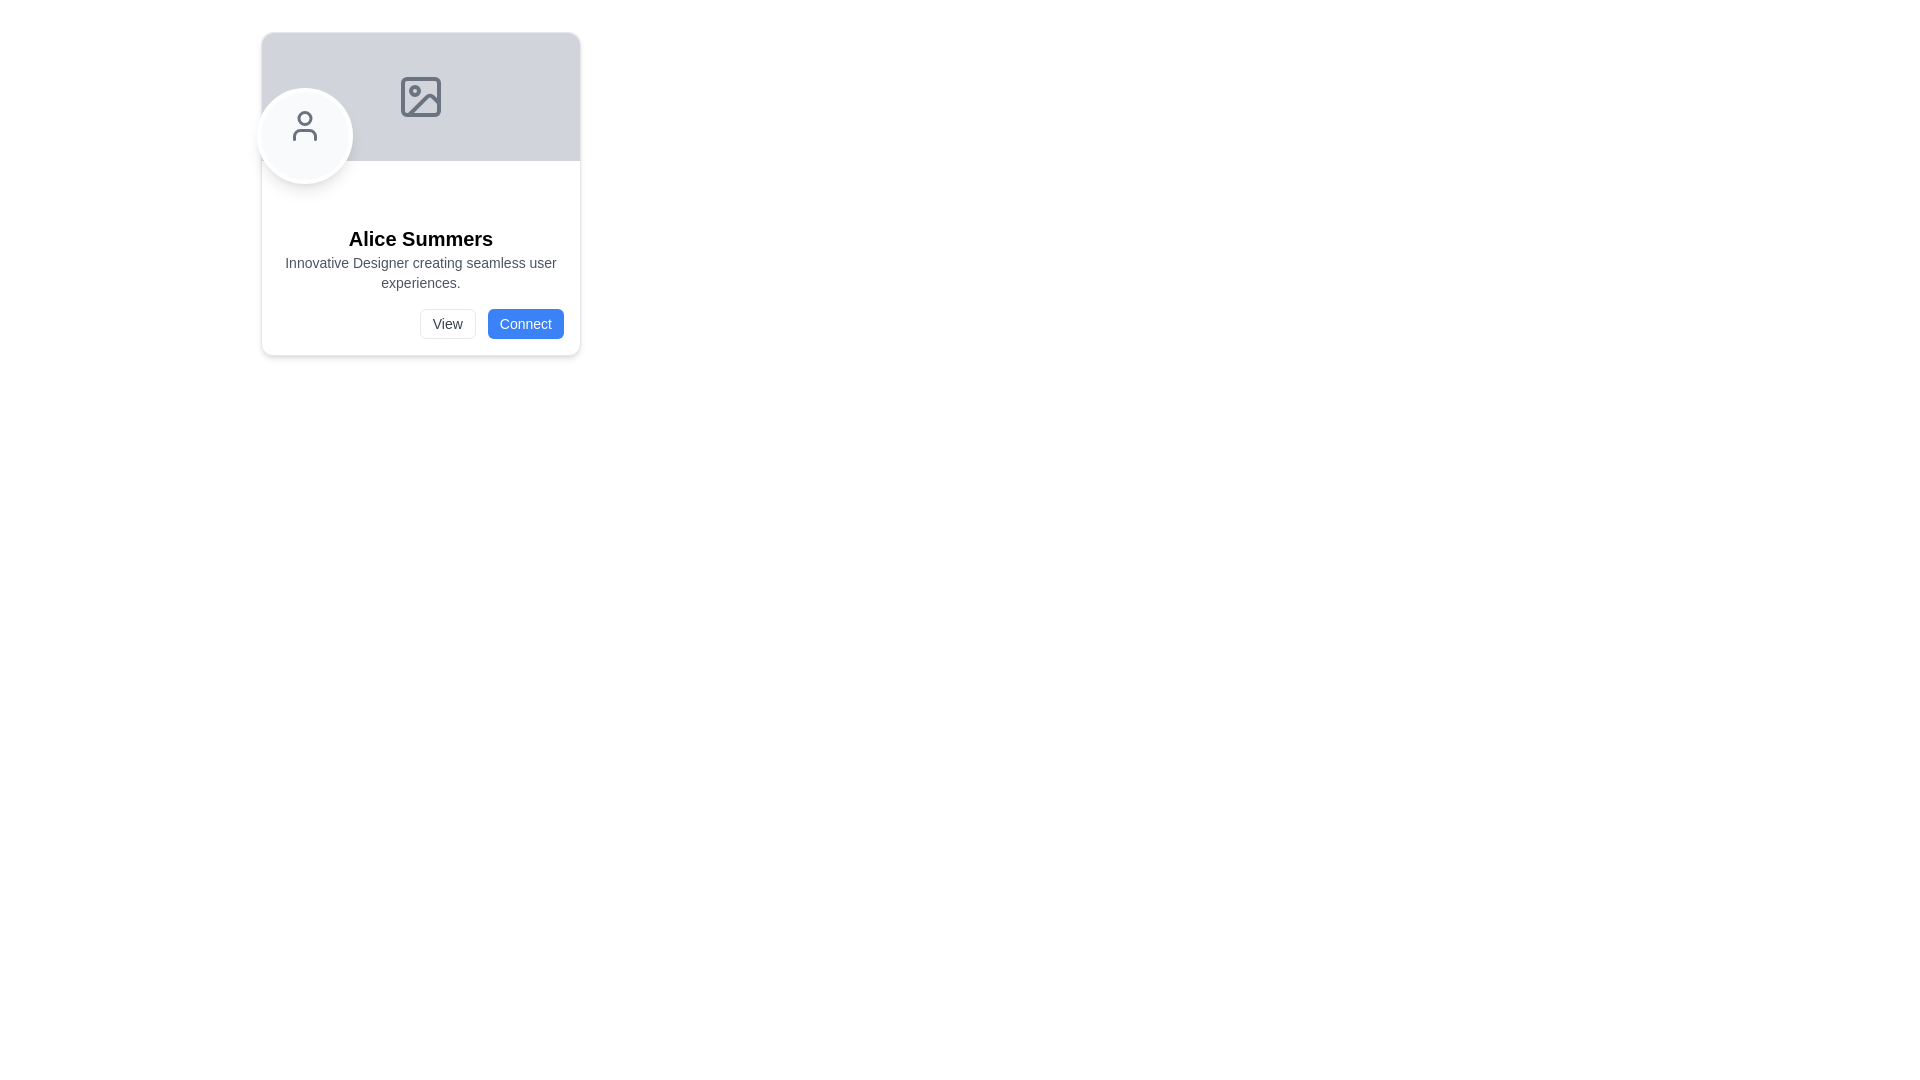  What do you see at coordinates (304, 135) in the screenshot?
I see `the shoulders and torso portion of the user profile icon located at the top left of the card displaying user information` at bounding box center [304, 135].